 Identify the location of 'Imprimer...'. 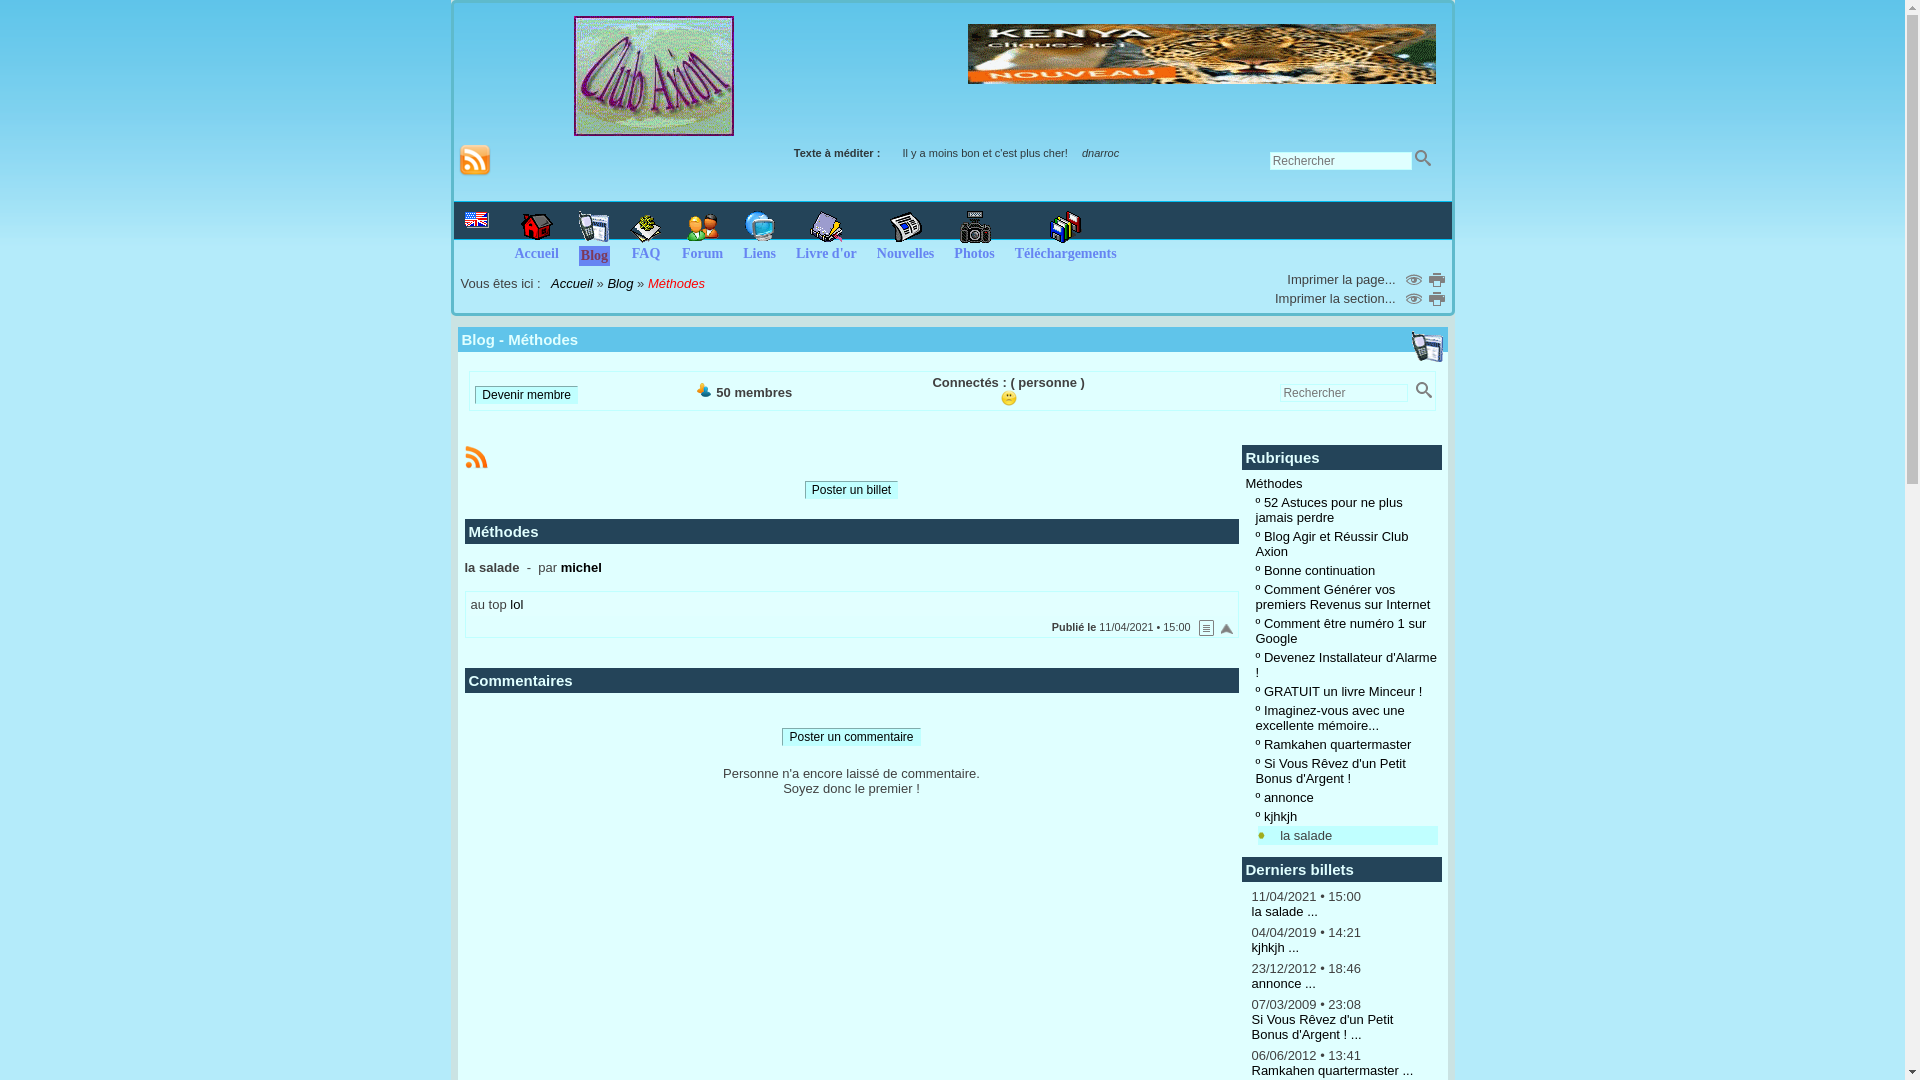
(1428, 280).